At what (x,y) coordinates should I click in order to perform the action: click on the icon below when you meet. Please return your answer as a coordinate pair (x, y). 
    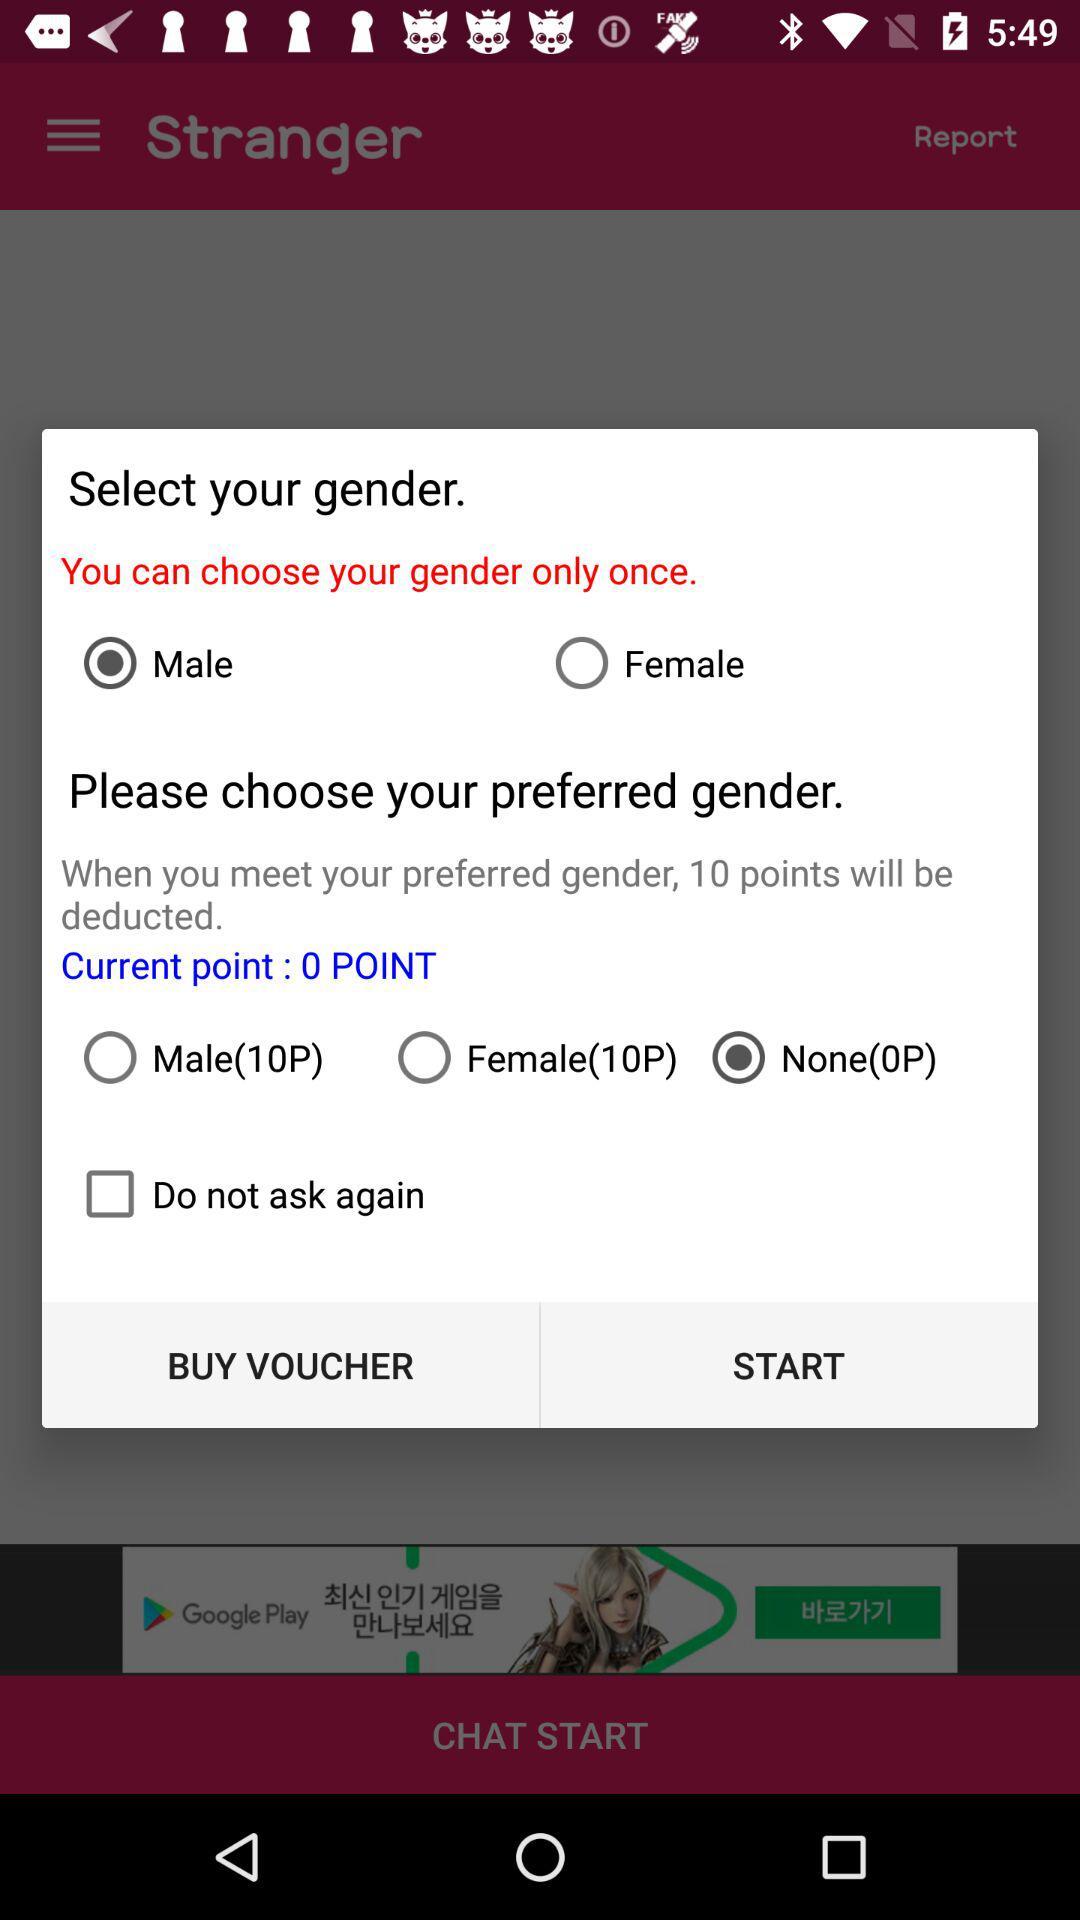
    Looking at the image, I should click on (854, 1056).